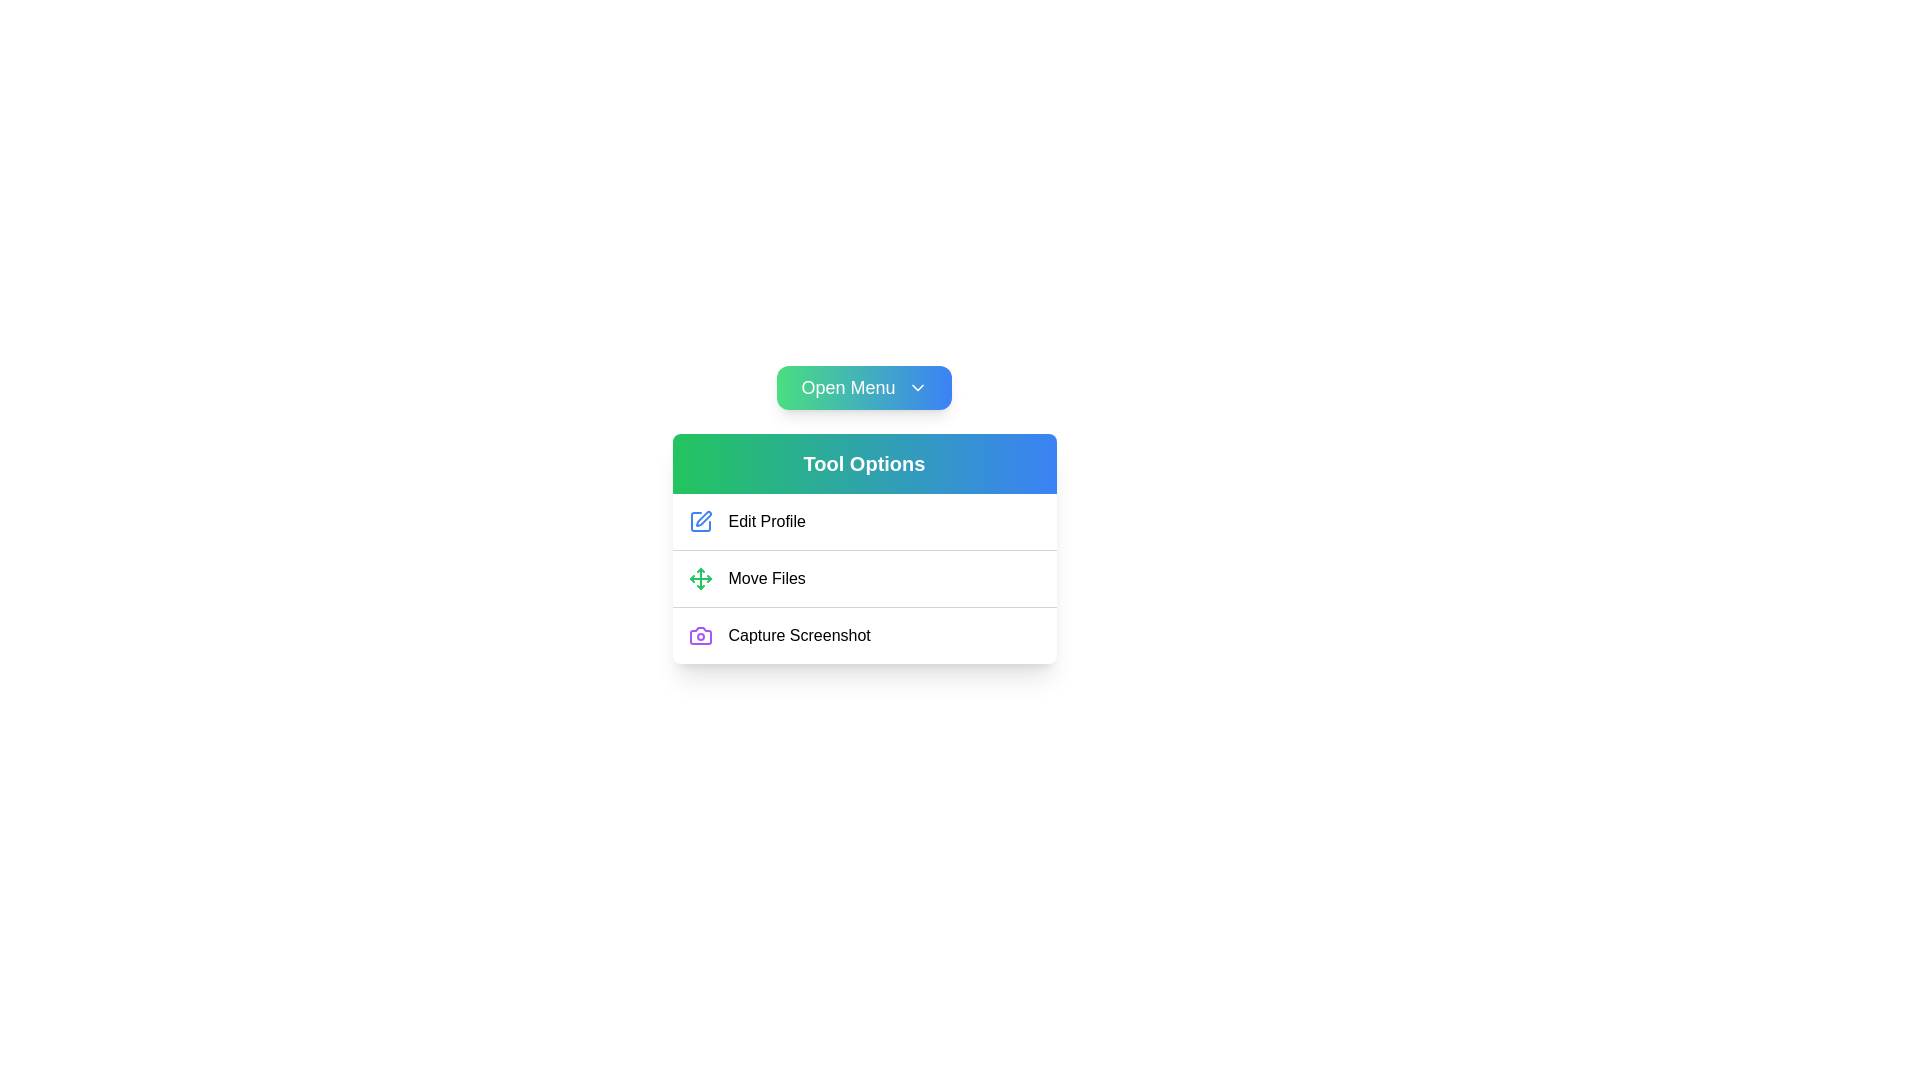 This screenshot has height=1080, width=1920. I want to click on the button with a gradient background that has the text 'Open Menu' and a downward arrow icon, so click(864, 388).